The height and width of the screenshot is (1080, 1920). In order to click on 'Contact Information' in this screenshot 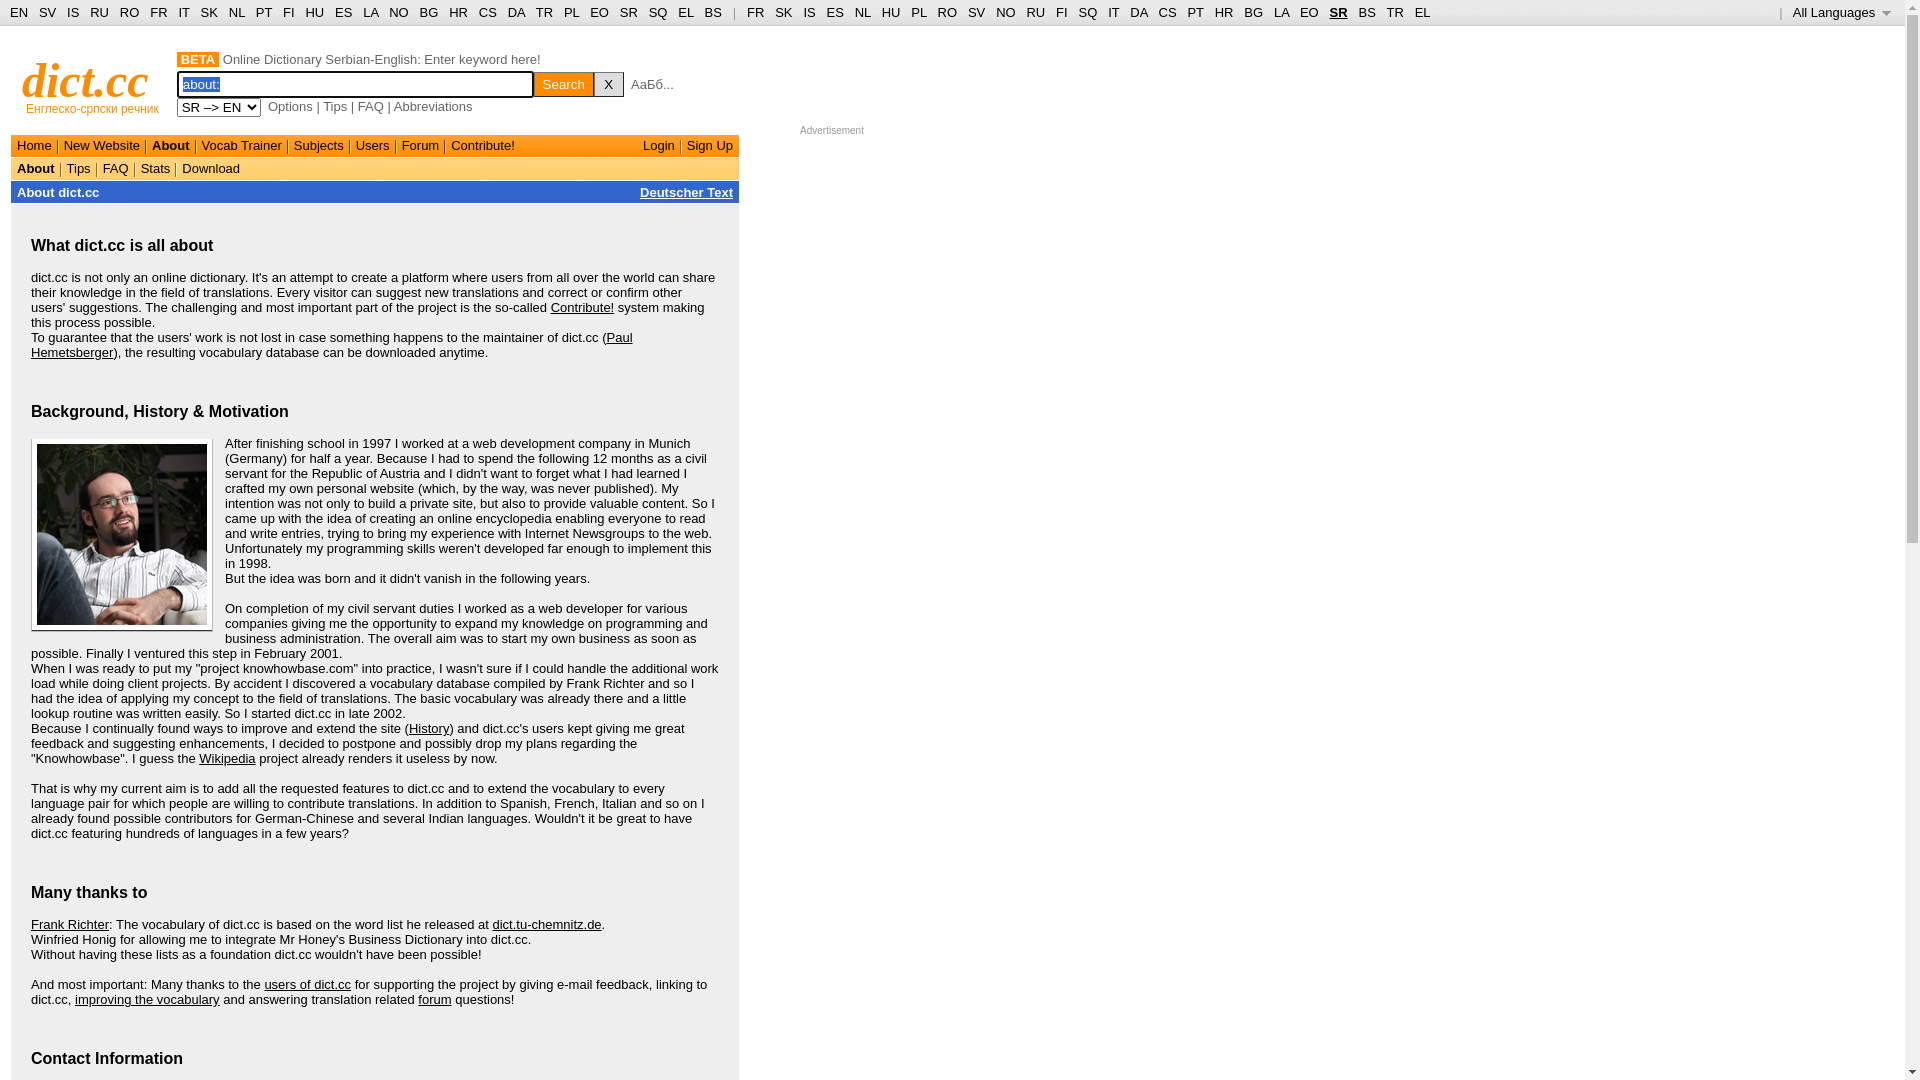, I will do `click(105, 1057)`.